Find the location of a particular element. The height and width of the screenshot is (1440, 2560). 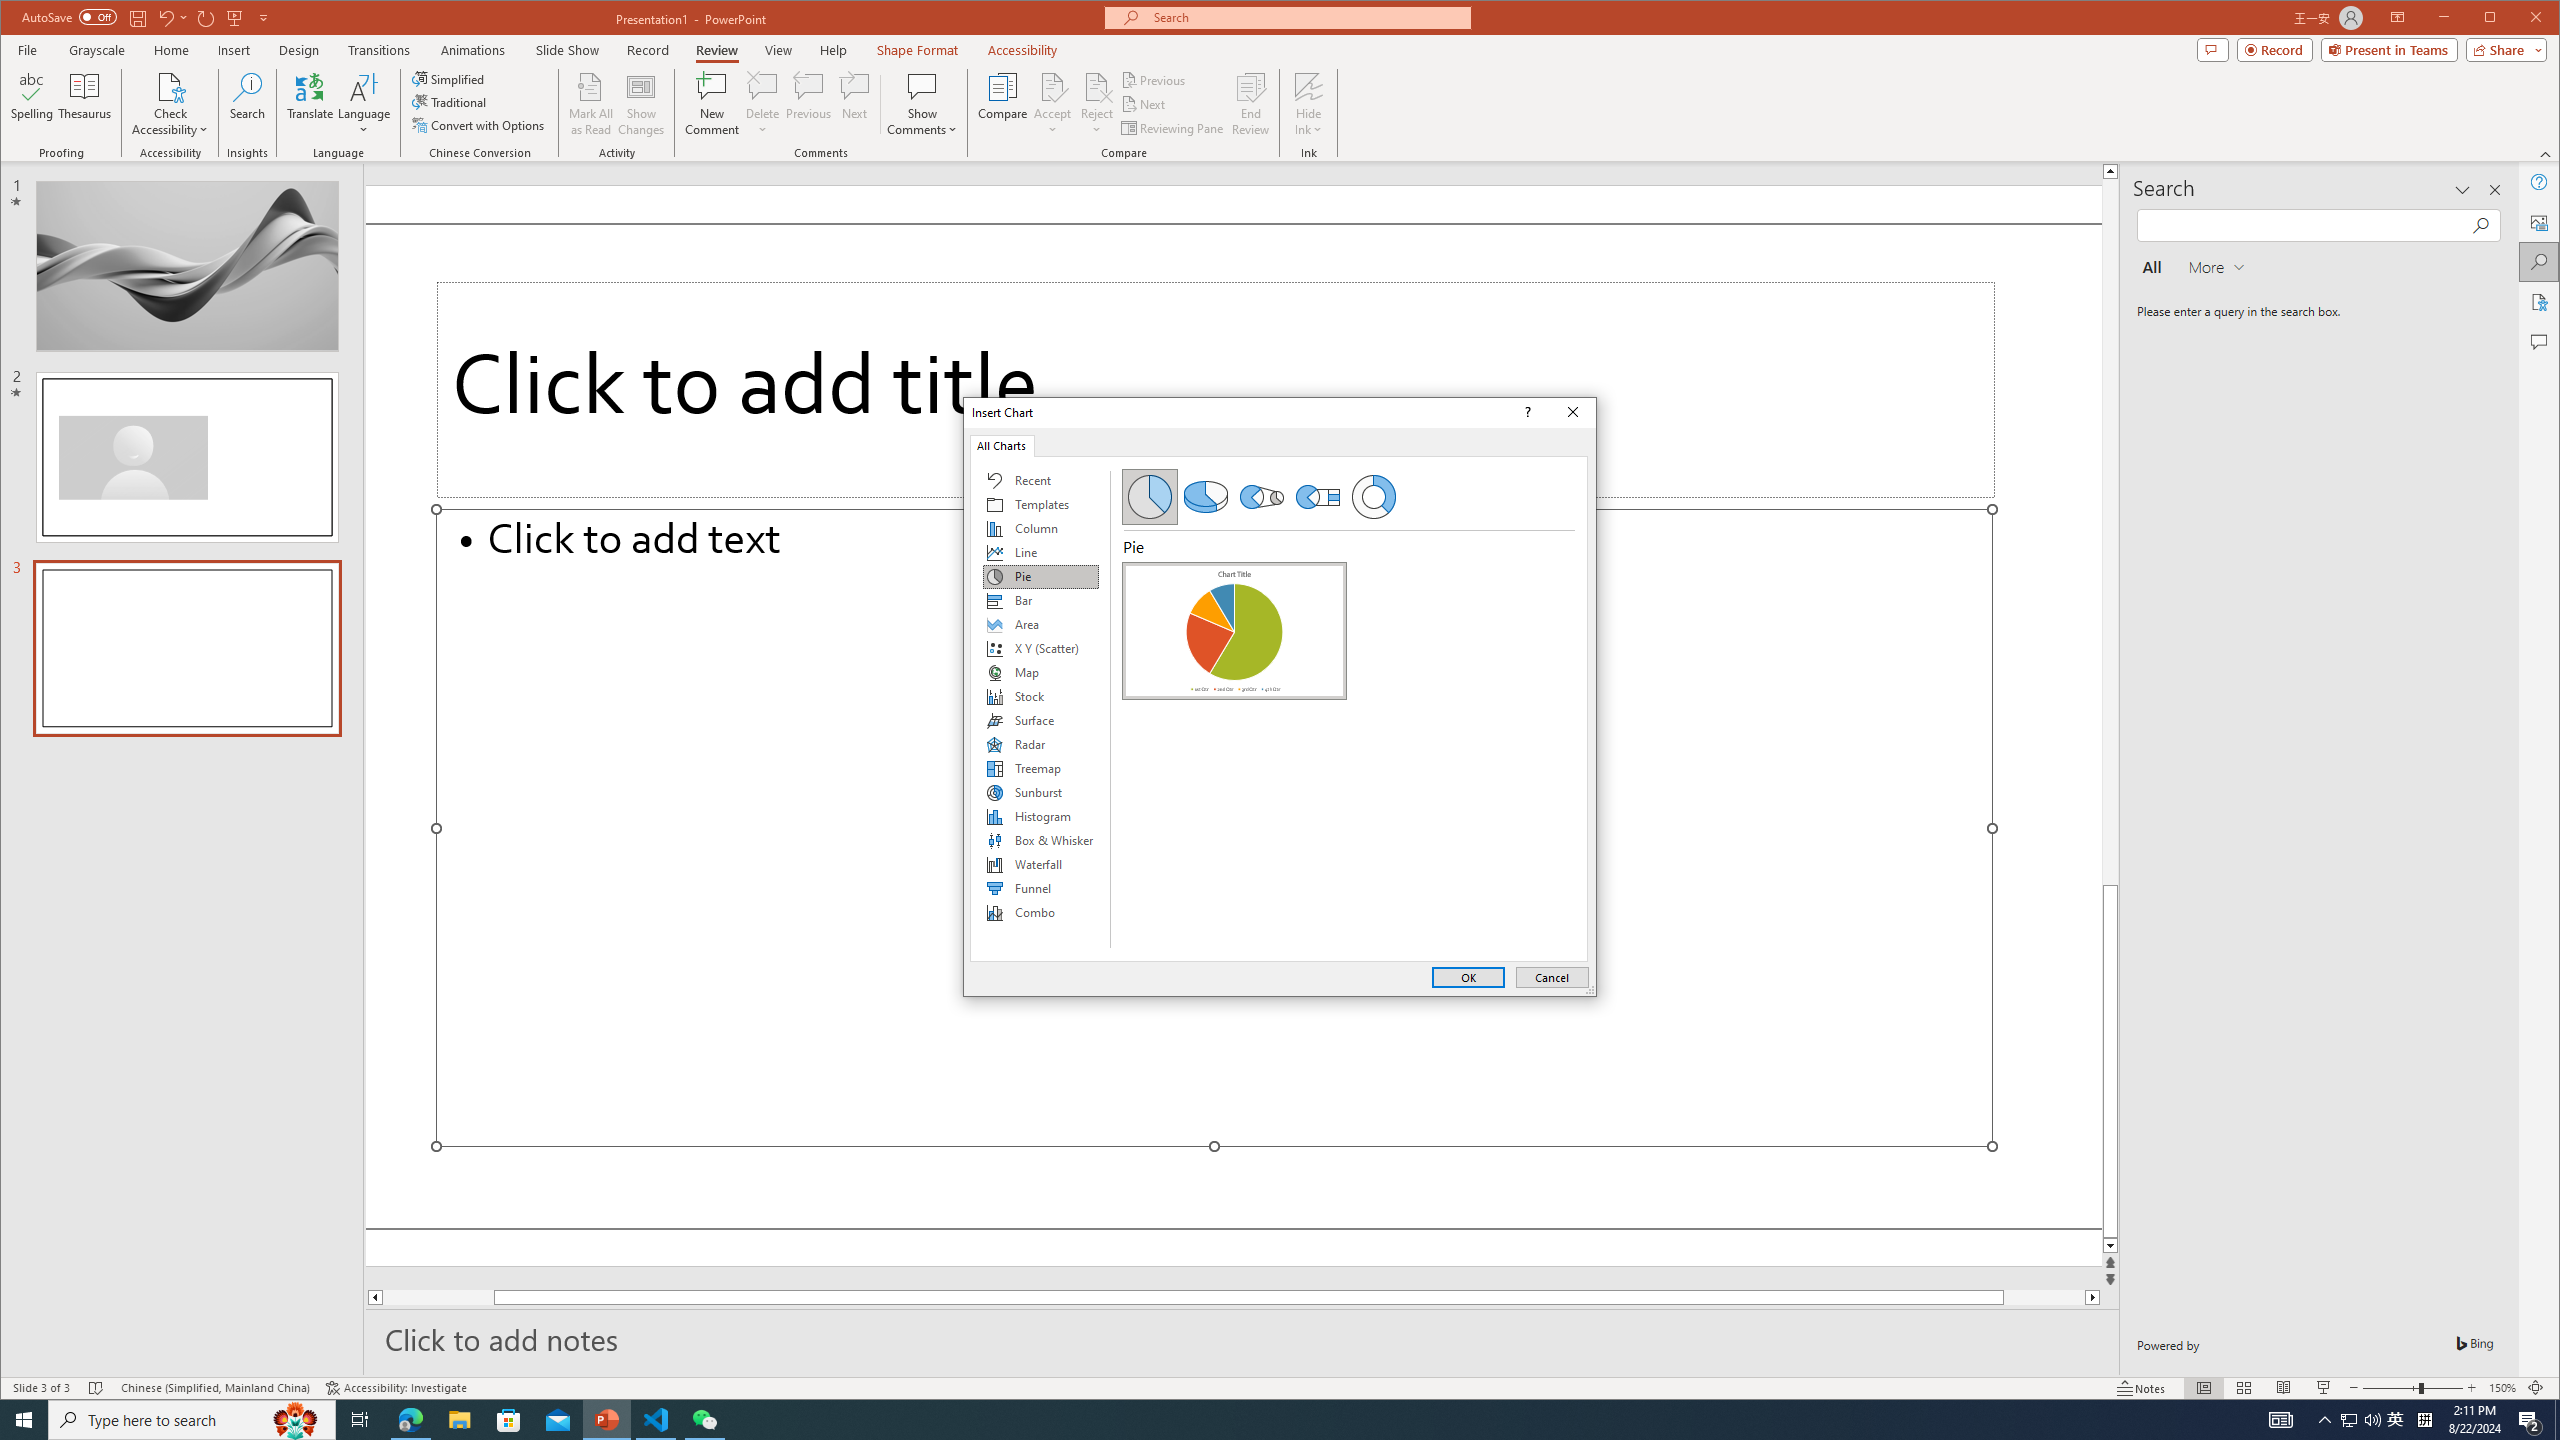

'Treemap' is located at coordinates (1039, 767).